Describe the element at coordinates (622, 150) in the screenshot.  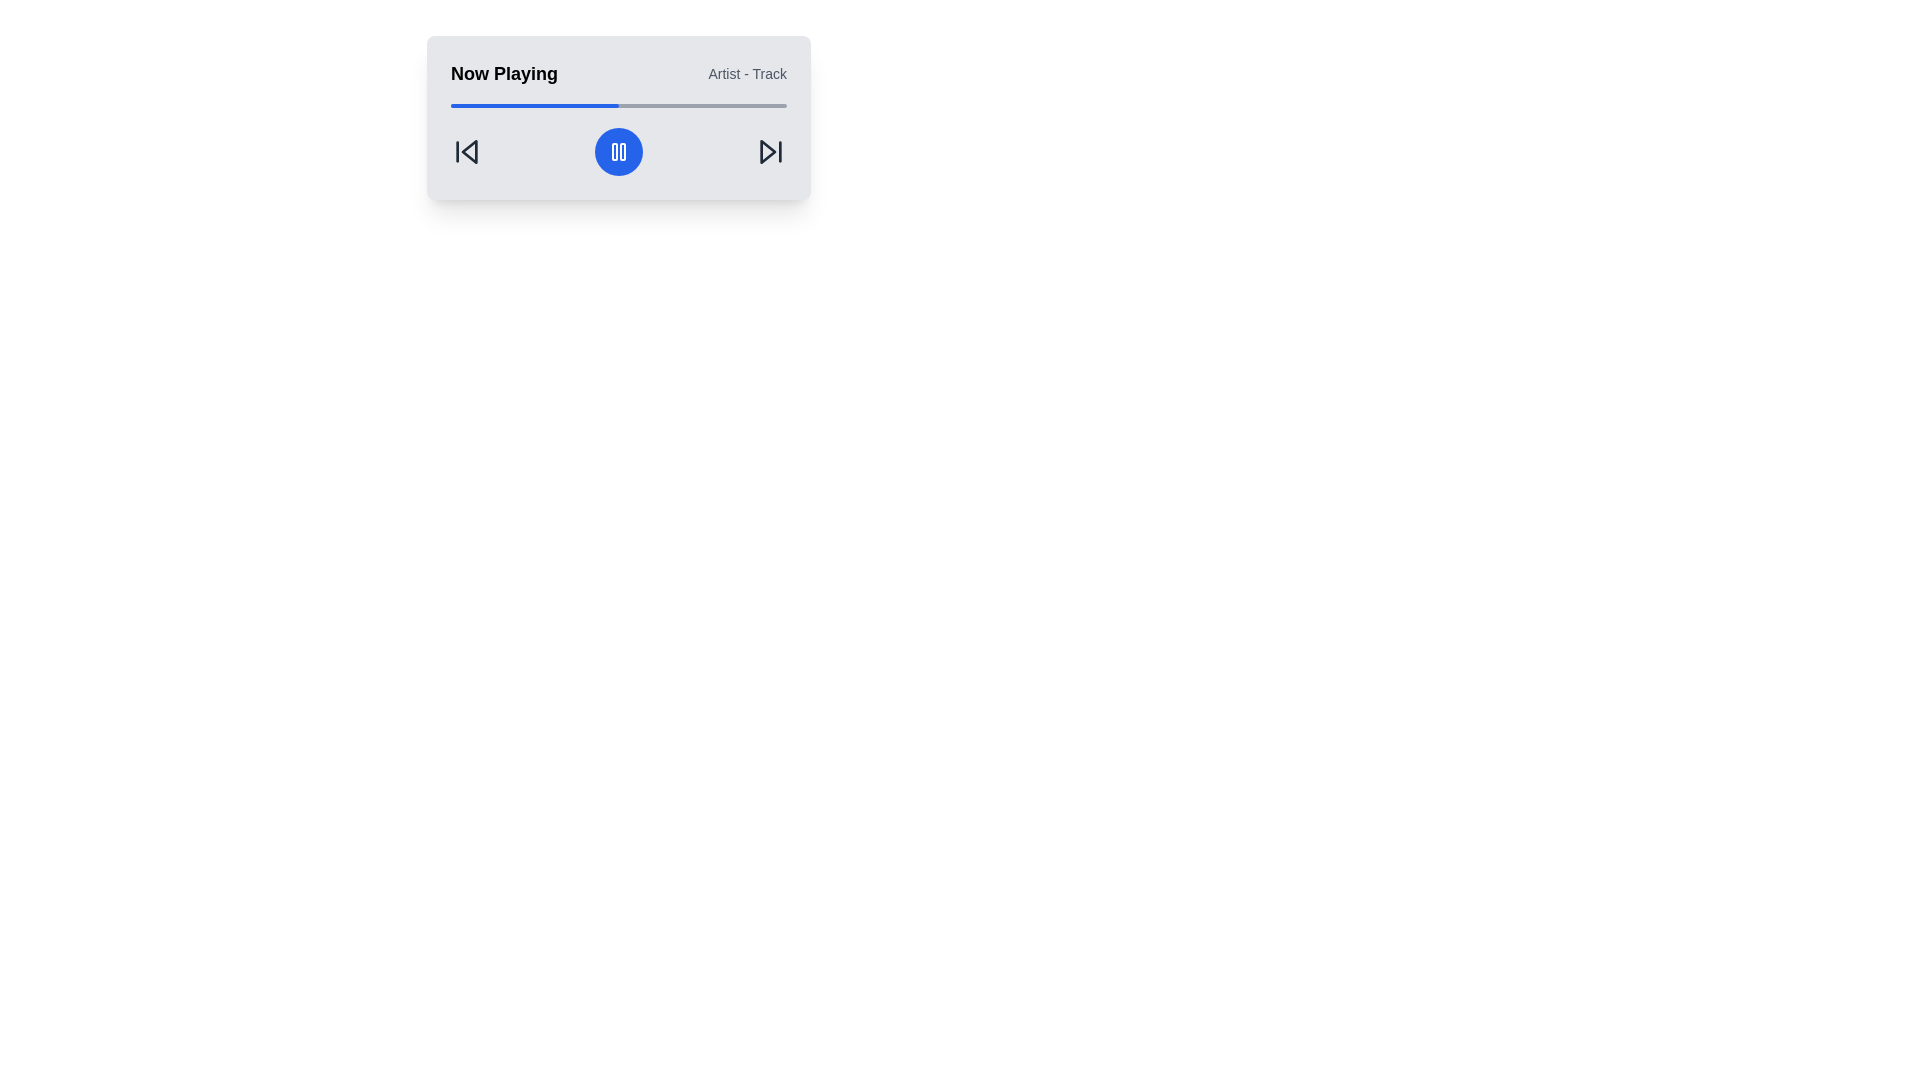
I see `the SVG rectangle that is part of the pause button icon, located on the right side of the pause icon in the media control section` at that location.